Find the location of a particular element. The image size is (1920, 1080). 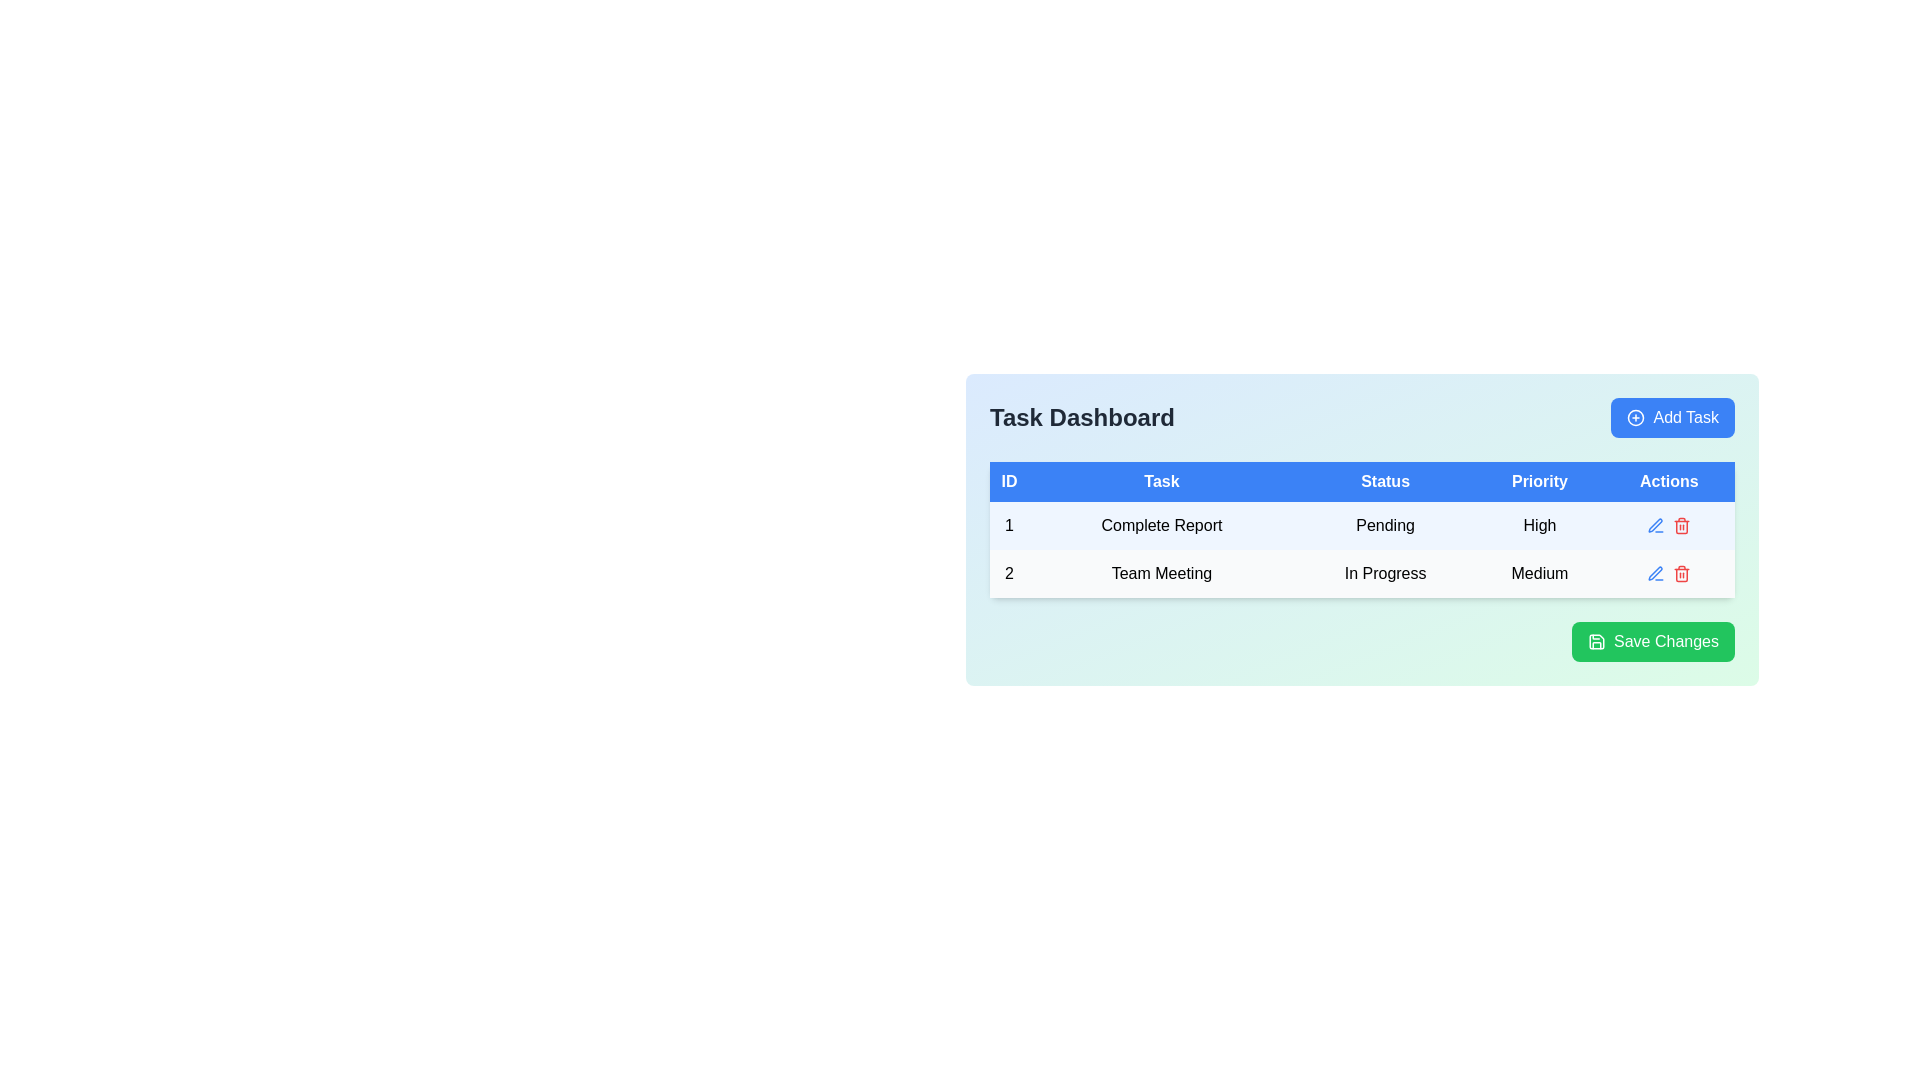

the edit icon in the 'Actions' column of the row for the task 'Complete Report' is located at coordinates (1656, 573).